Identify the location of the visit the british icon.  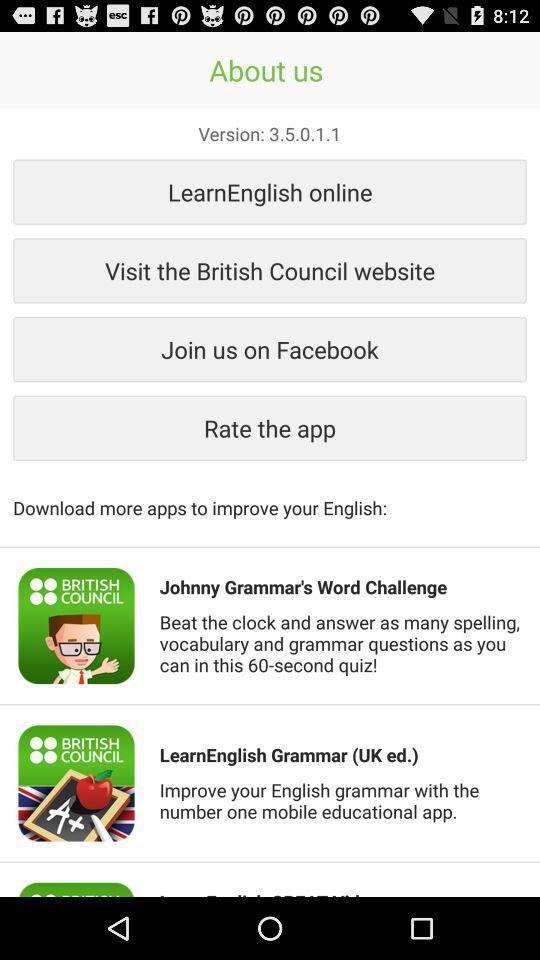
(270, 269).